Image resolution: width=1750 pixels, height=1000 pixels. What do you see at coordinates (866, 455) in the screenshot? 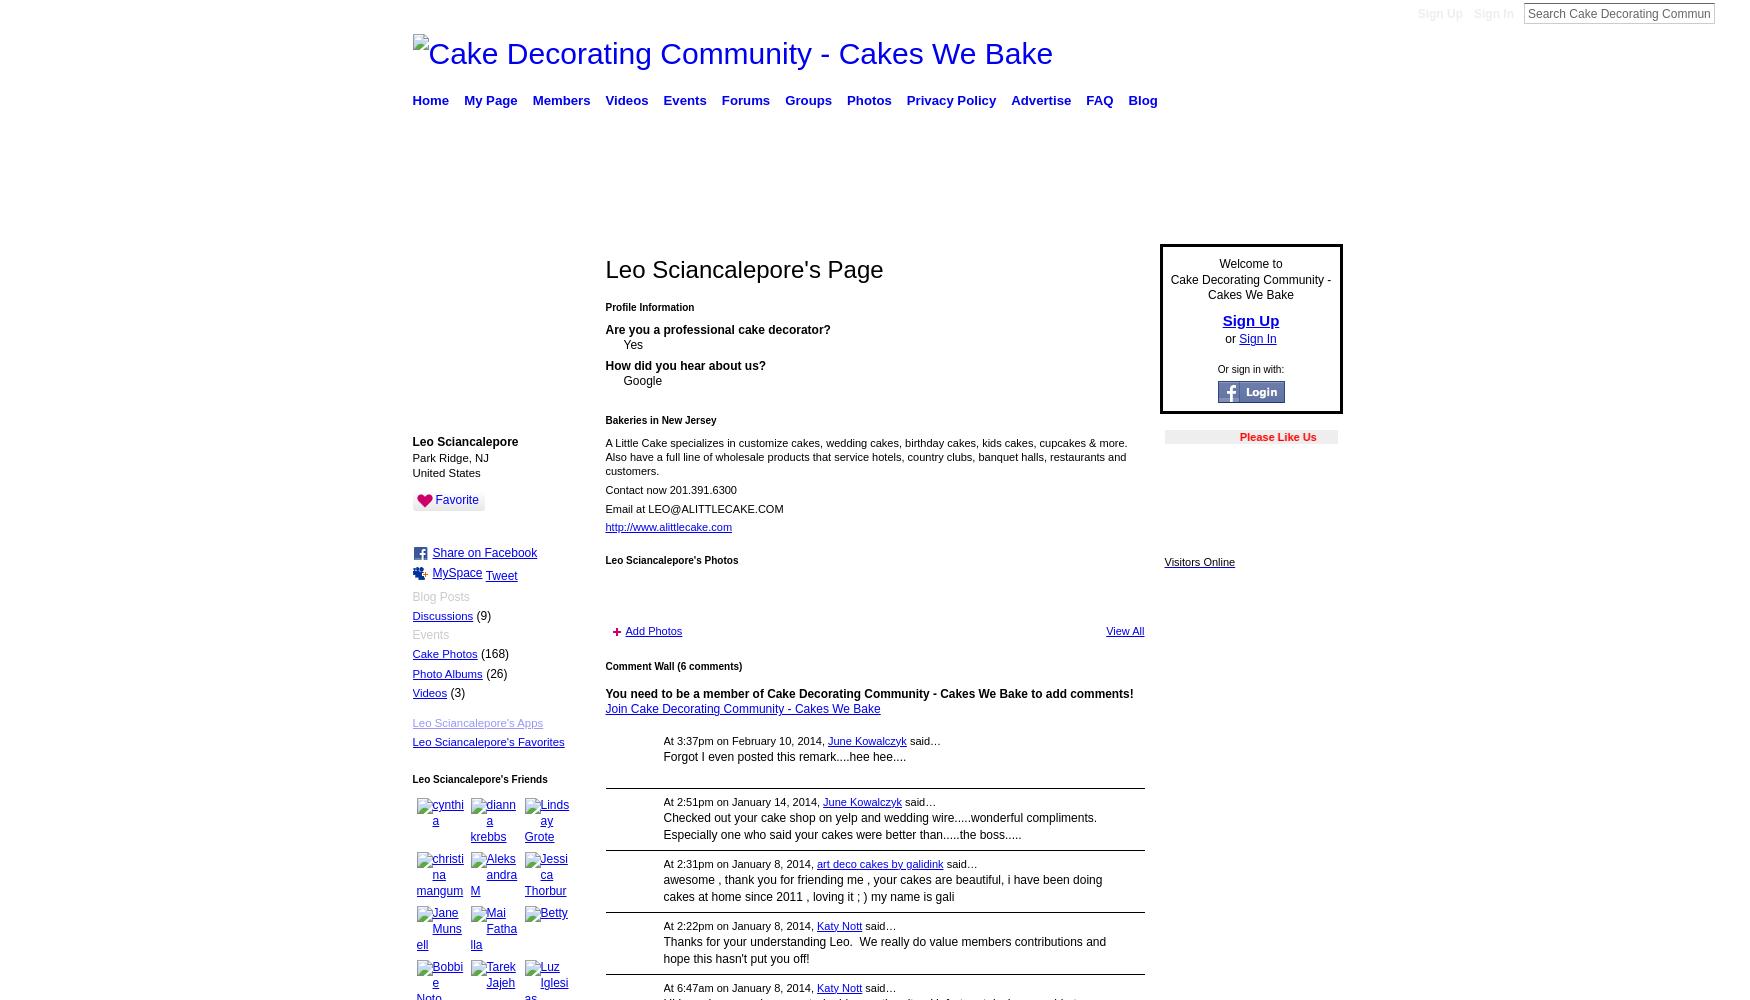
I see `'A Little Cake specializes in customize cakes, wedding cakes, birthday cakes, kids cakes, cupcakes & more. Also have a full line of wholesale products that service hotels, country clubs, banquet halls, restaurants and customers.'` at bounding box center [866, 455].